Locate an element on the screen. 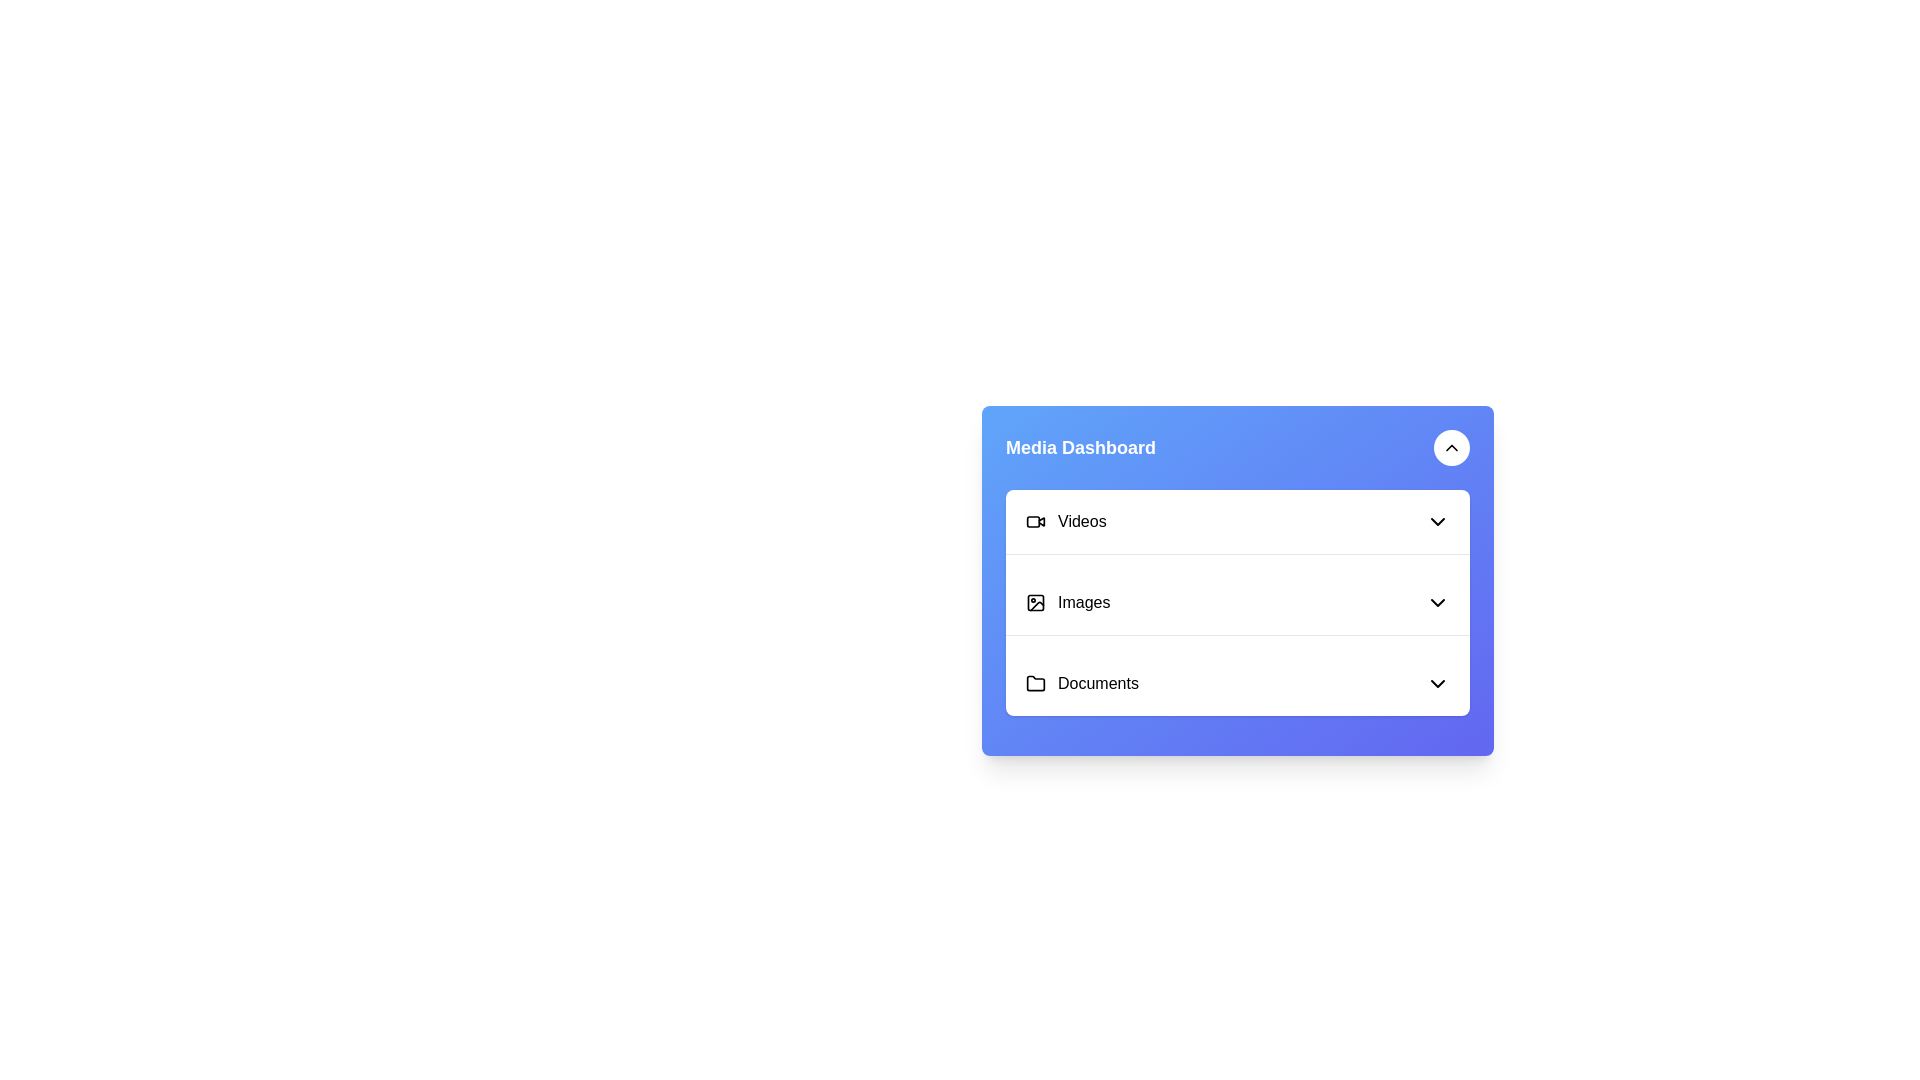  the toggle button located at the top-right corner of the 'Media Dashboard' header is located at coordinates (1451, 446).